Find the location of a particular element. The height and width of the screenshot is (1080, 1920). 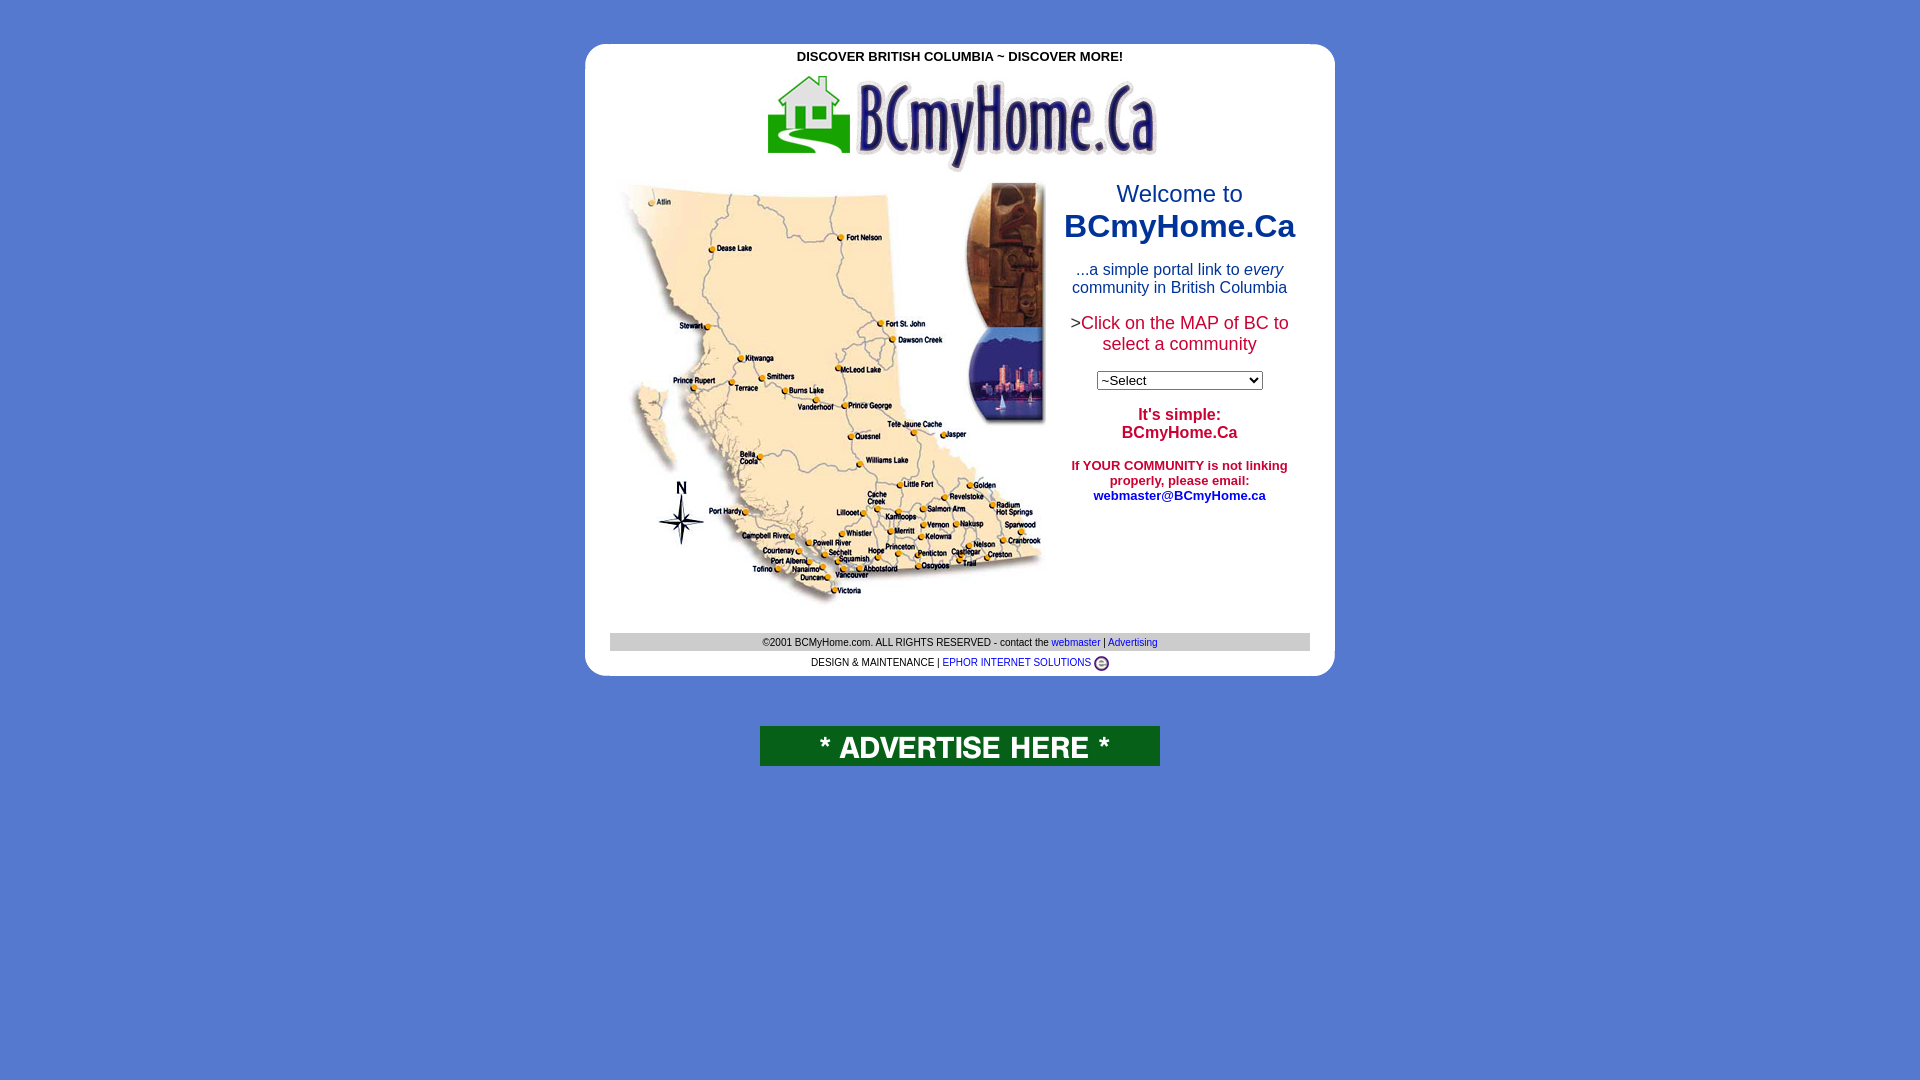

'webmaster@BCmyHome.ca' is located at coordinates (1179, 495).